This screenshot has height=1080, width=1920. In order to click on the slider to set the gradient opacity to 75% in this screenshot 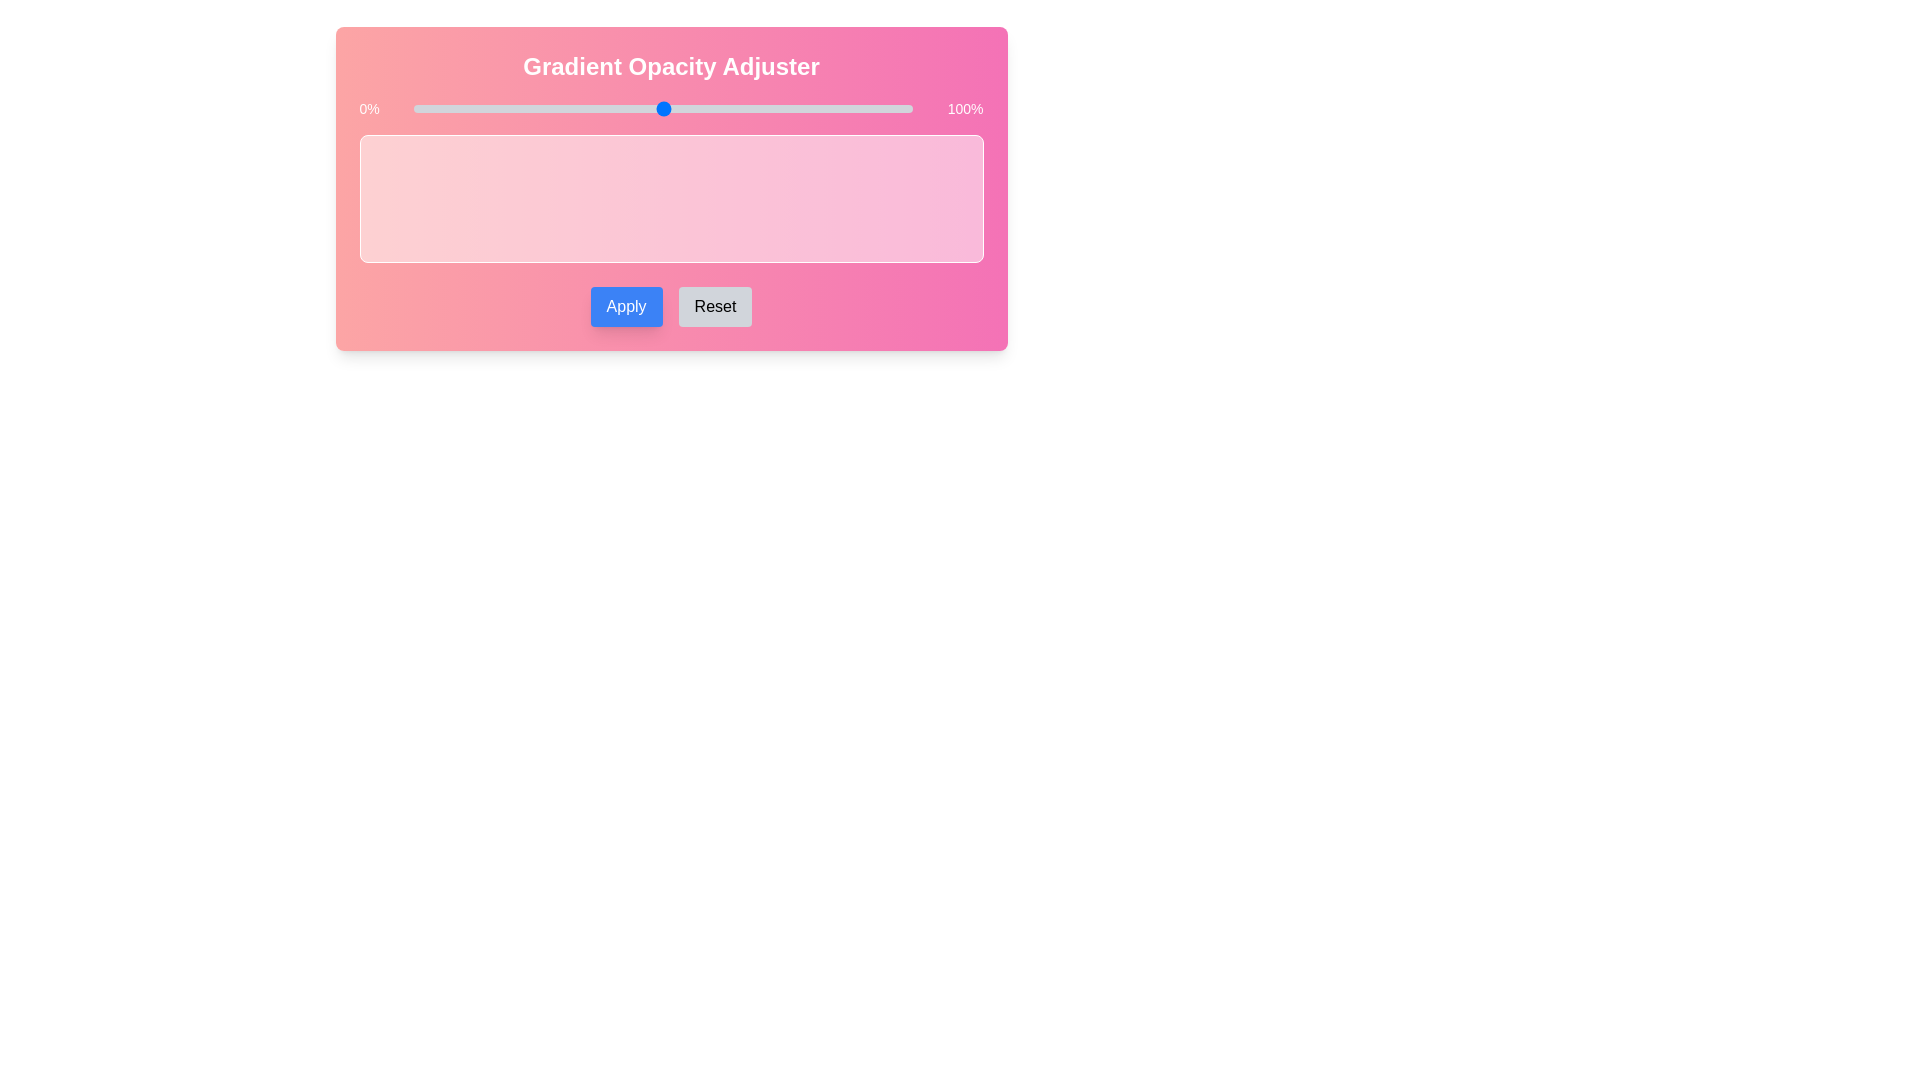, I will do `click(787, 108)`.